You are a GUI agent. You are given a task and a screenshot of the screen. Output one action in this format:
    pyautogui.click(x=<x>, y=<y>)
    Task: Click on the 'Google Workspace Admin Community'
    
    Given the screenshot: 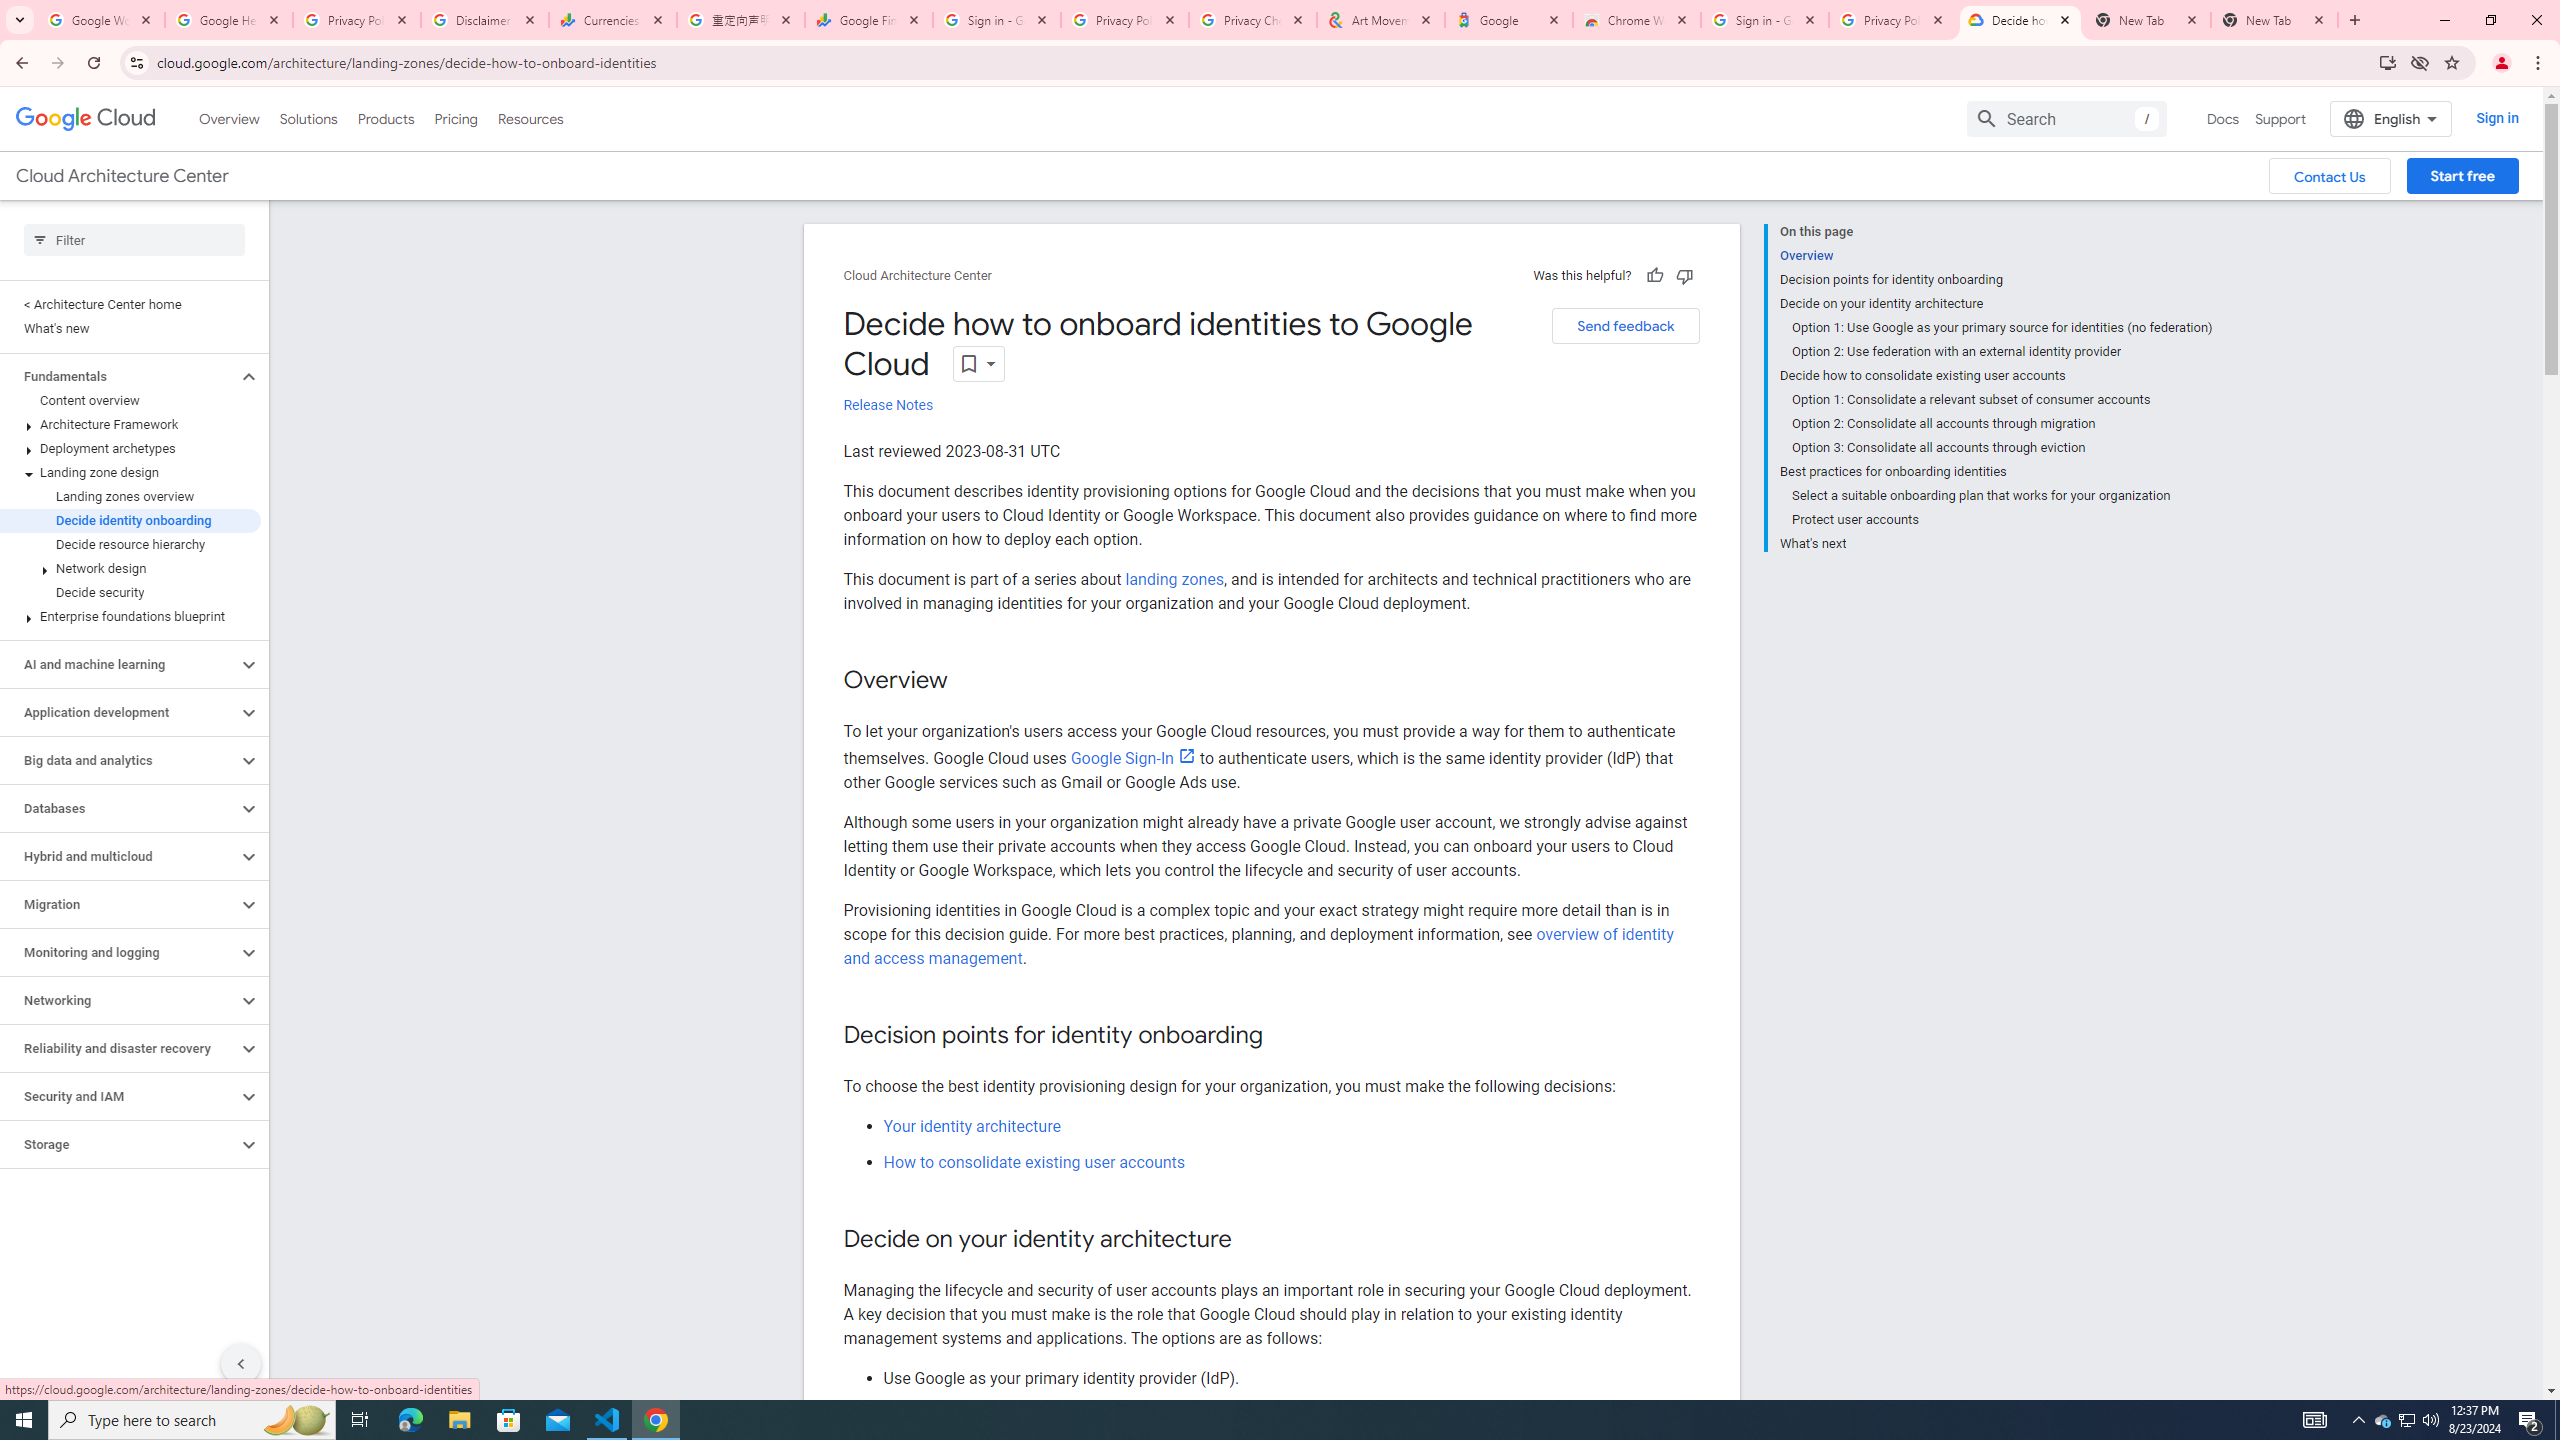 What is the action you would take?
    pyautogui.click(x=101, y=19)
    